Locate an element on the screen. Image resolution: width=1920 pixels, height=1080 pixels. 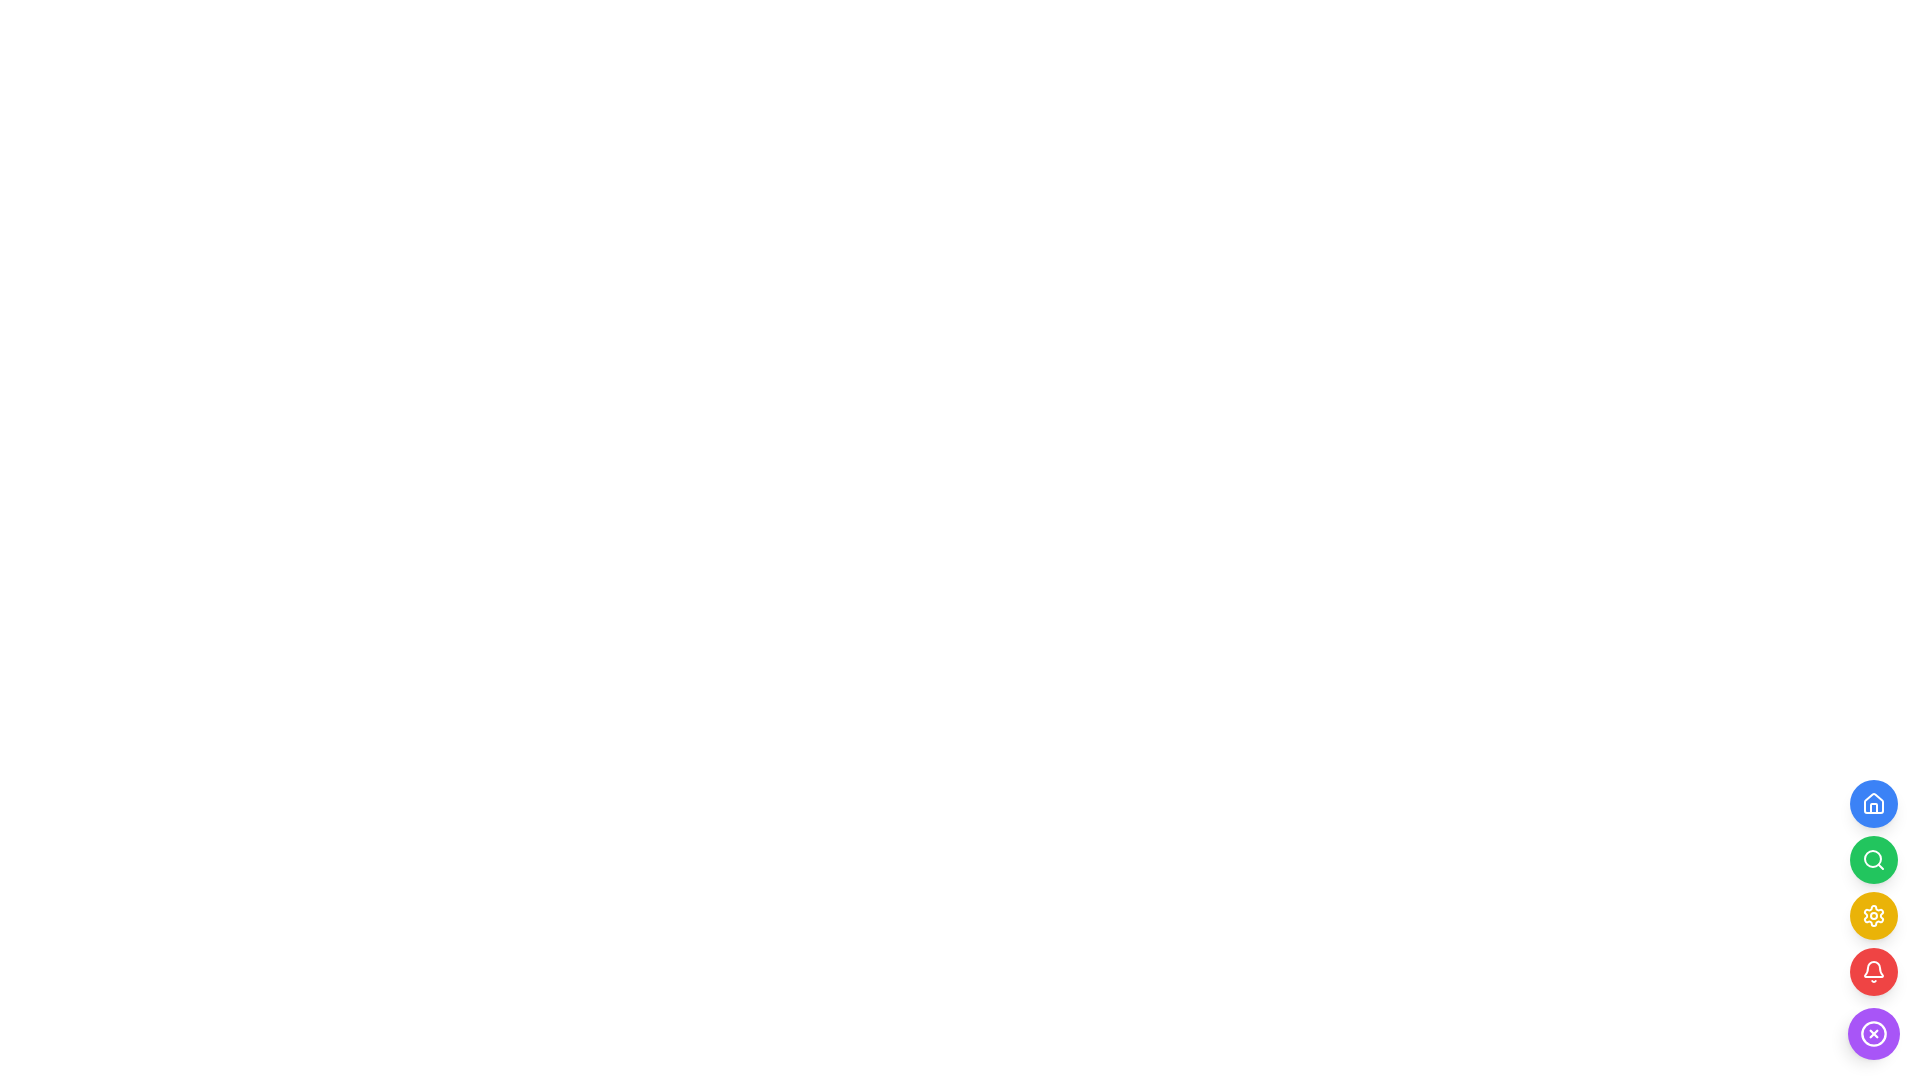
the circular blue button with a white house icon located at the top of the stack is located at coordinates (1872, 802).